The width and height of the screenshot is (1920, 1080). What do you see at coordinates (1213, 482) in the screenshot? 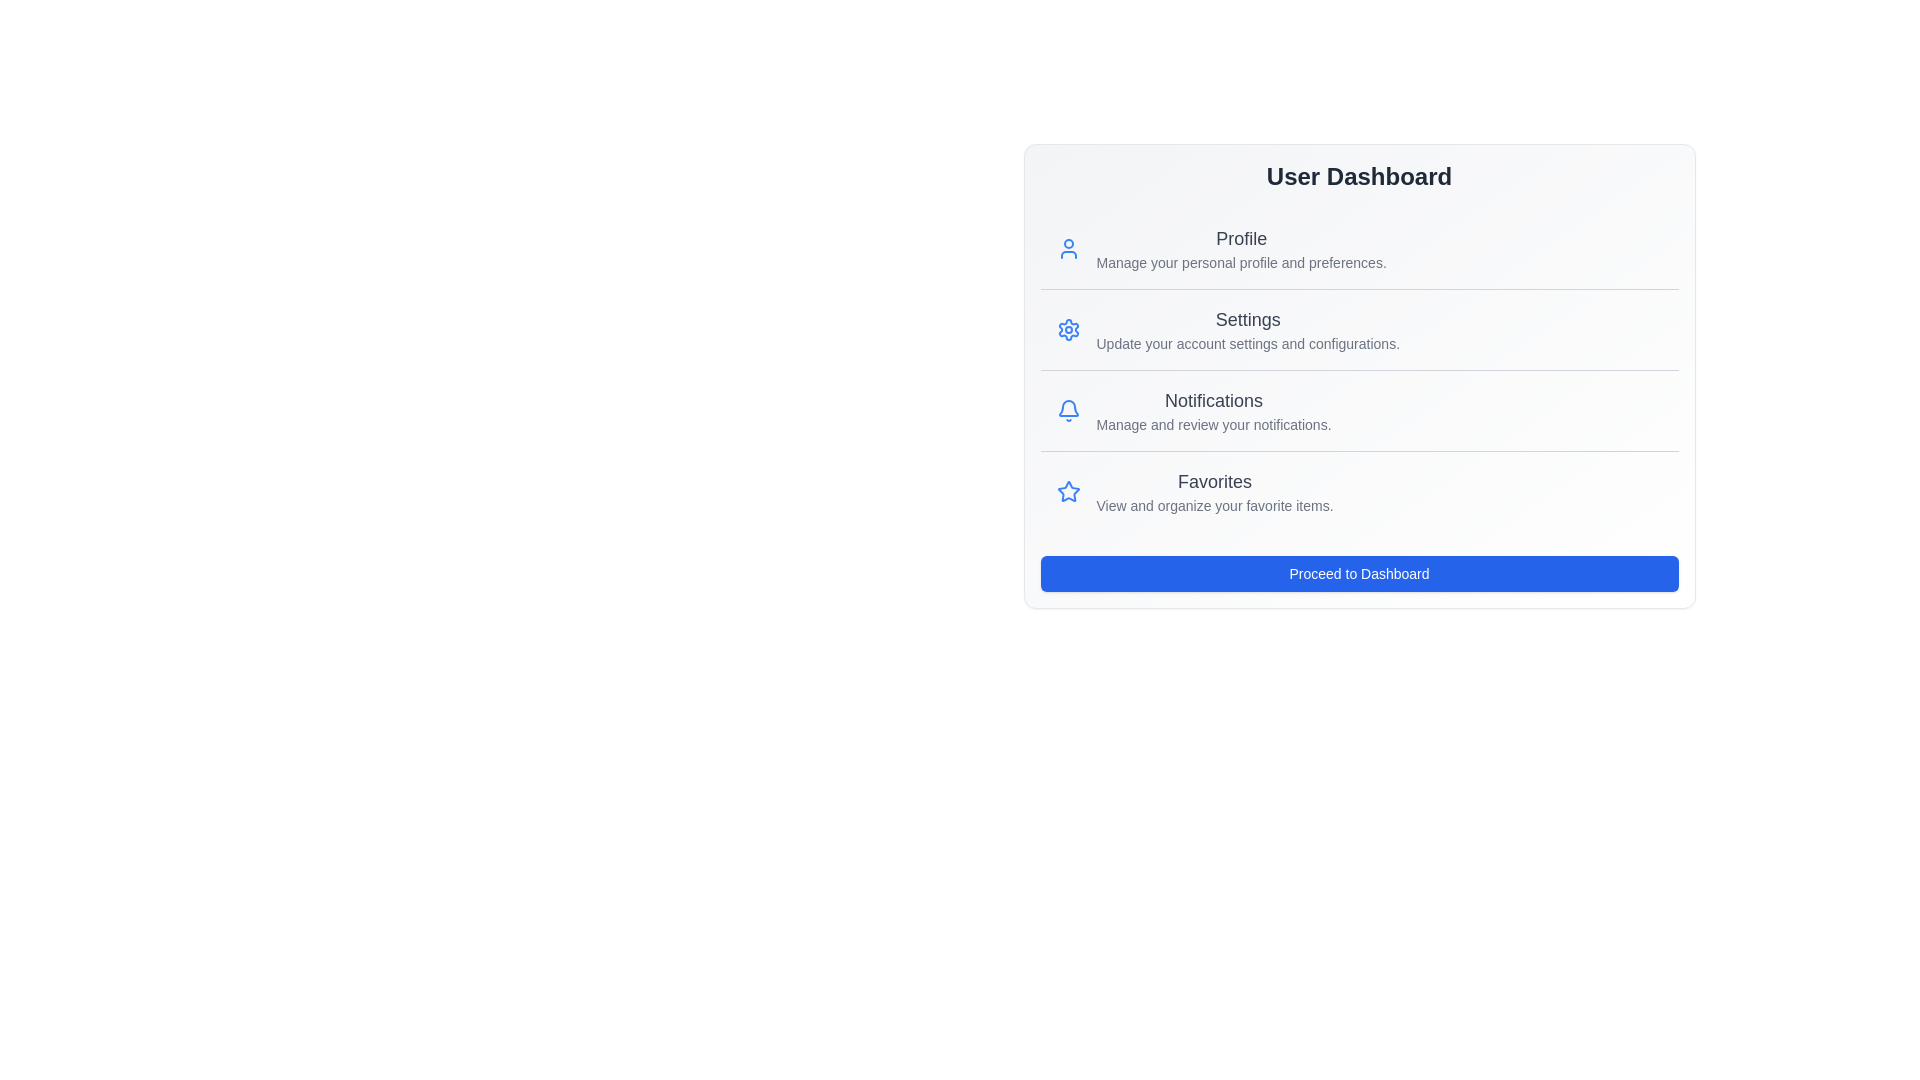
I see `the 'Favorites' label, which serves as the title for the Favorites section located directly below the 'Notifications' section in the user dashboard interface` at bounding box center [1213, 482].